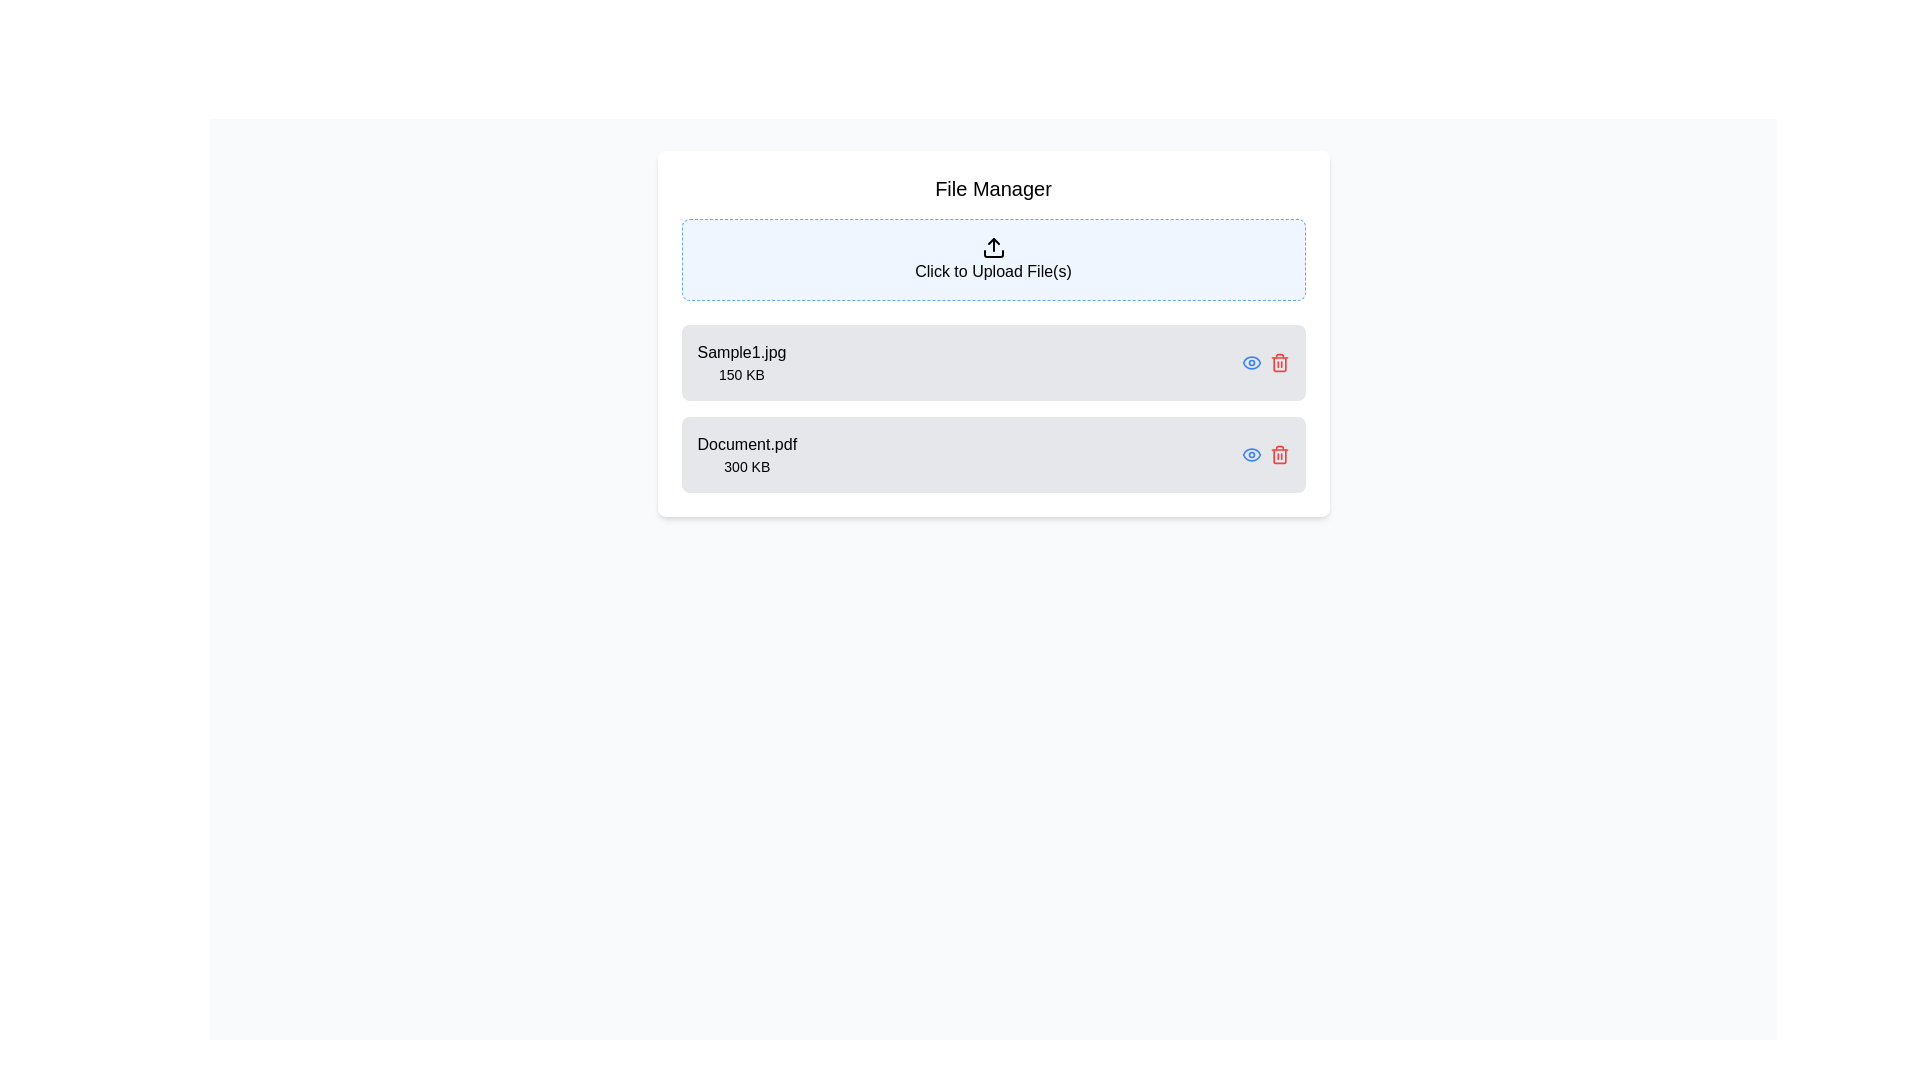 The width and height of the screenshot is (1920, 1080). What do you see at coordinates (1278, 364) in the screenshot?
I see `the trash can icon located in the bottom-right corner of the file entry row` at bounding box center [1278, 364].